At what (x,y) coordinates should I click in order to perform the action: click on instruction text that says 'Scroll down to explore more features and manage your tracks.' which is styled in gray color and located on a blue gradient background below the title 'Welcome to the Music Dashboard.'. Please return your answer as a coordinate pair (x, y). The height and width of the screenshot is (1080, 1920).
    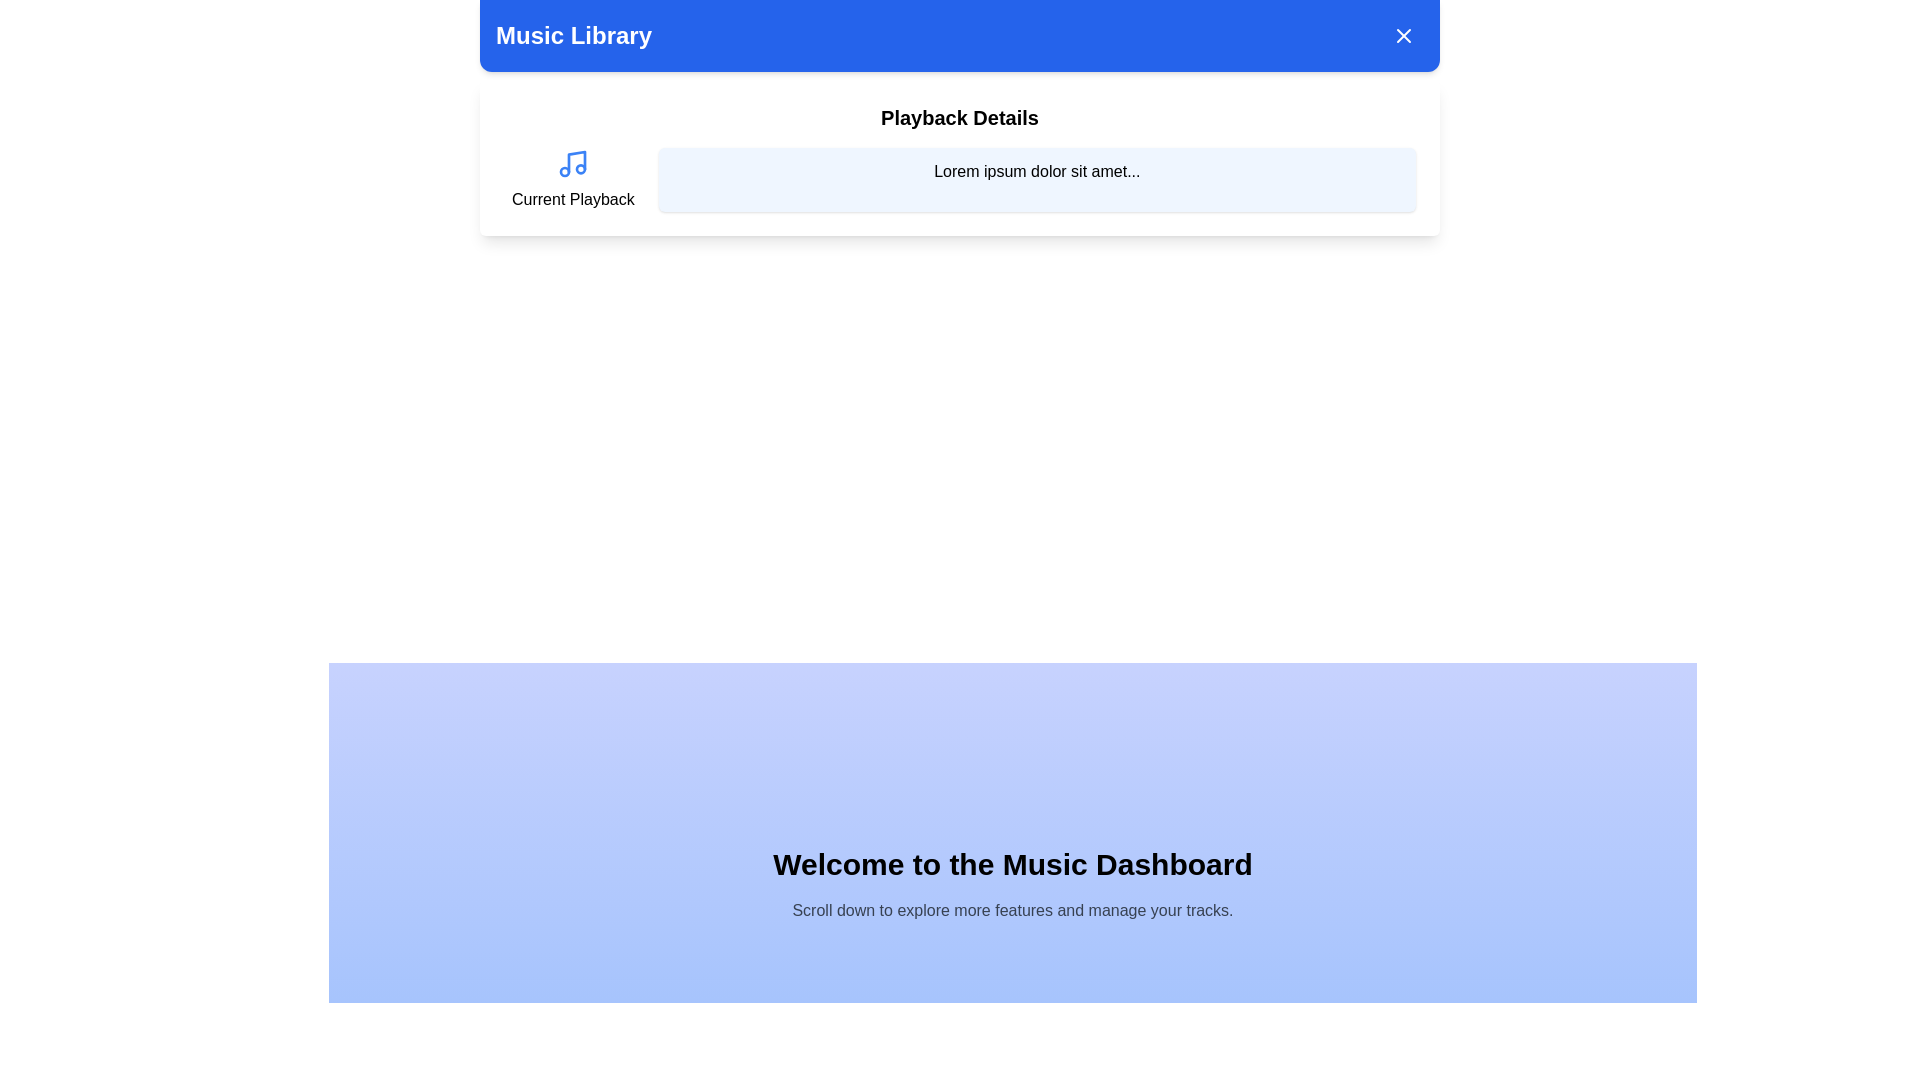
    Looking at the image, I should click on (1012, 910).